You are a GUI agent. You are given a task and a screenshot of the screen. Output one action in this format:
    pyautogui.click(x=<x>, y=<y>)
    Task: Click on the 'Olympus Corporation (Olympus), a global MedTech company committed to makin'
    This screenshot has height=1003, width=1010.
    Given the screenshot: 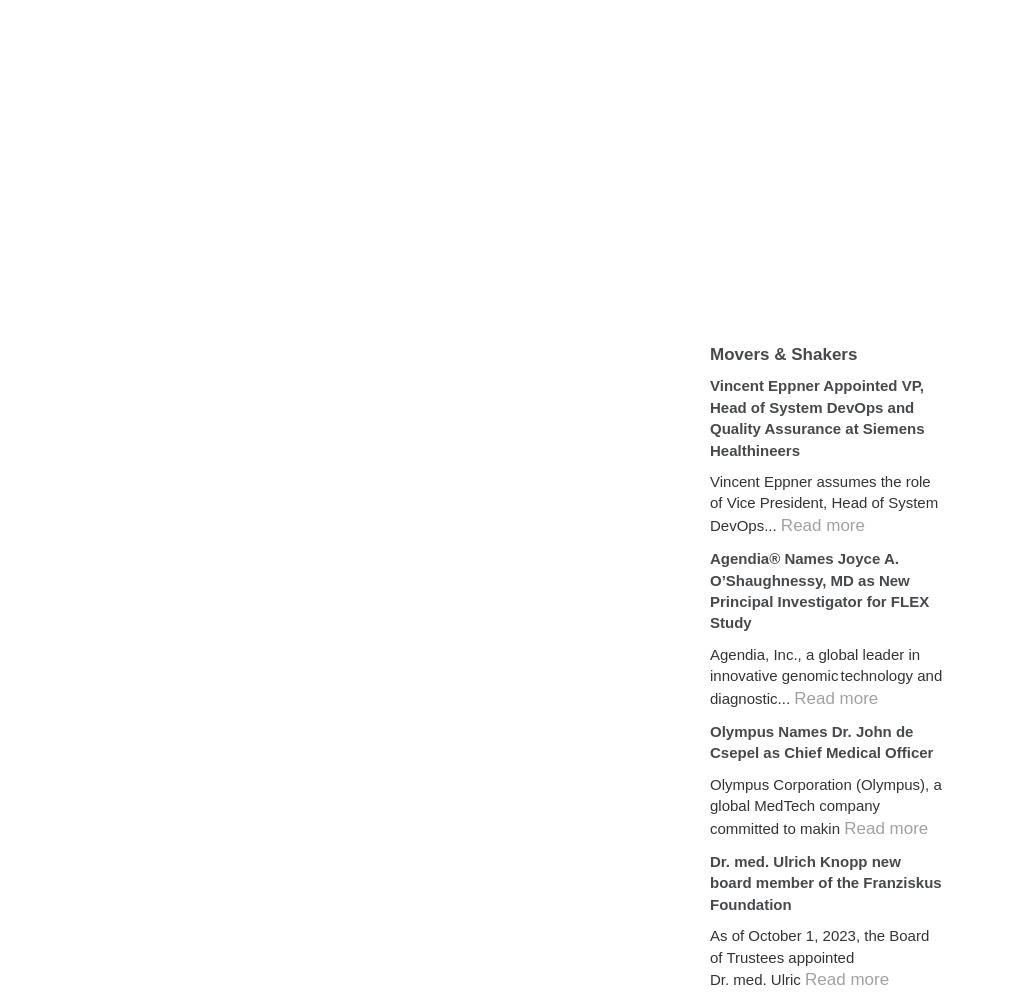 What is the action you would take?
    pyautogui.click(x=825, y=805)
    